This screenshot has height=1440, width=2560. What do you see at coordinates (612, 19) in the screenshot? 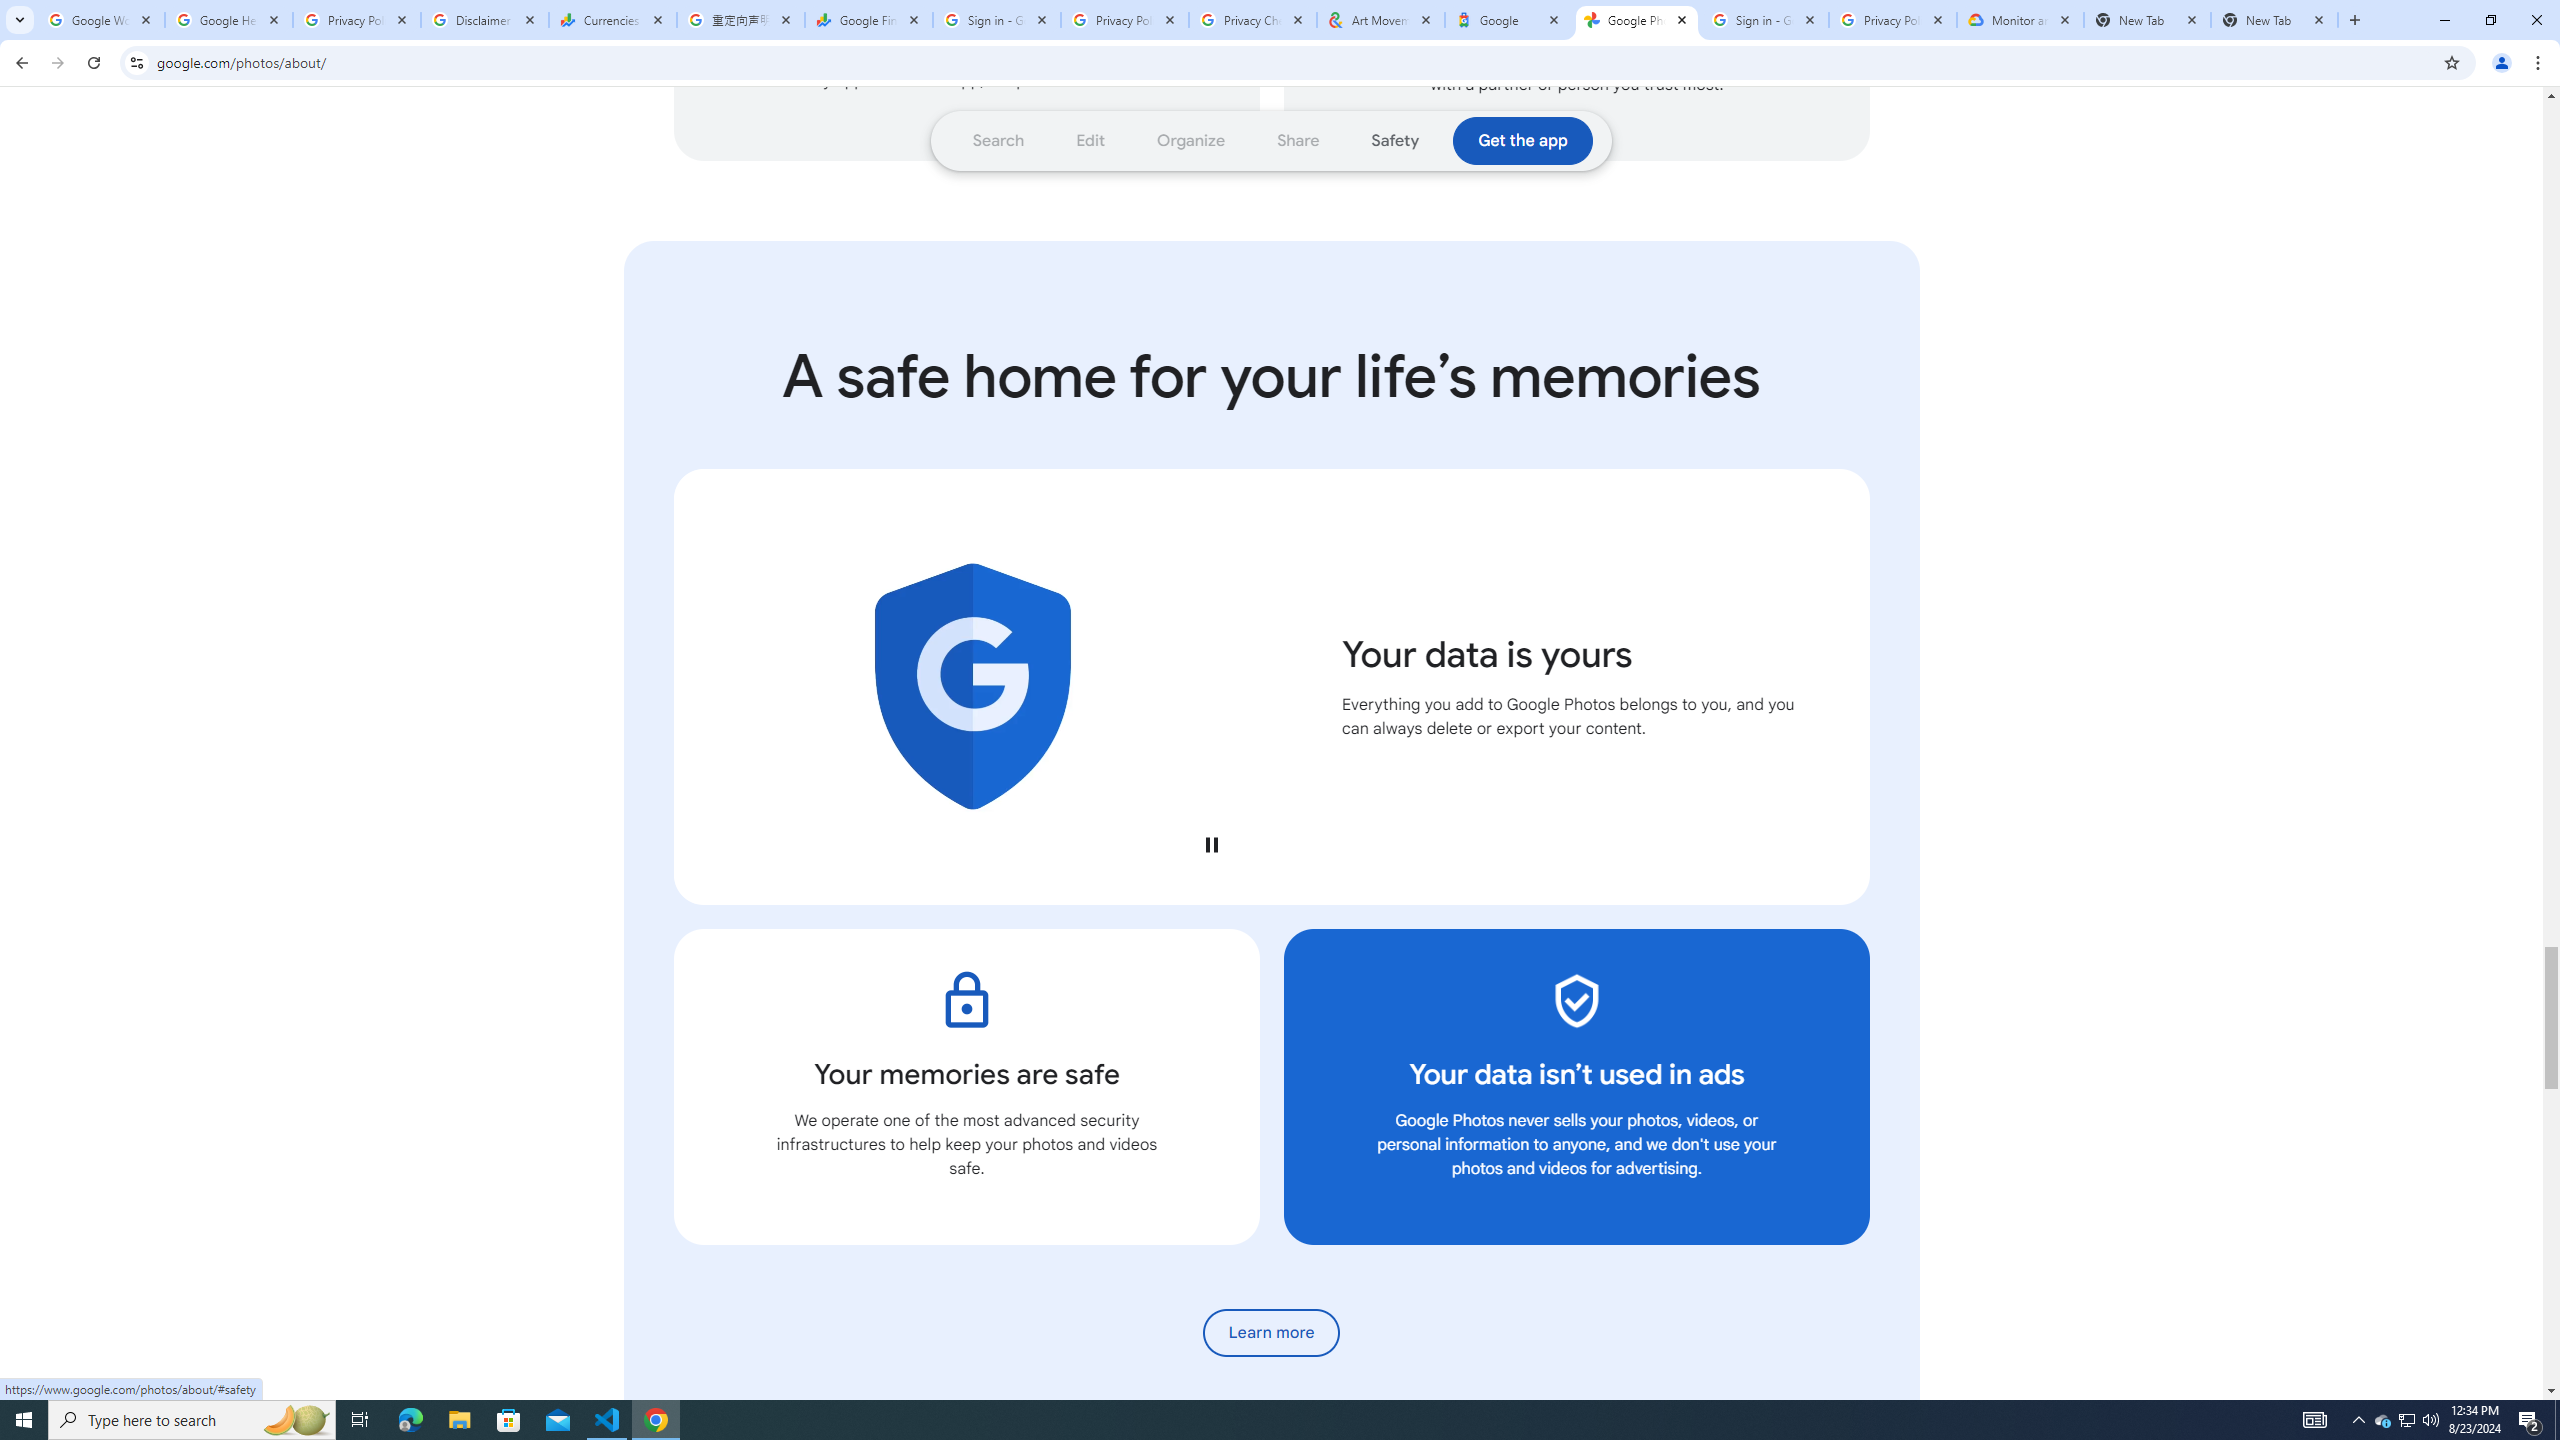
I see `'Currencies - Google Finance'` at bounding box center [612, 19].